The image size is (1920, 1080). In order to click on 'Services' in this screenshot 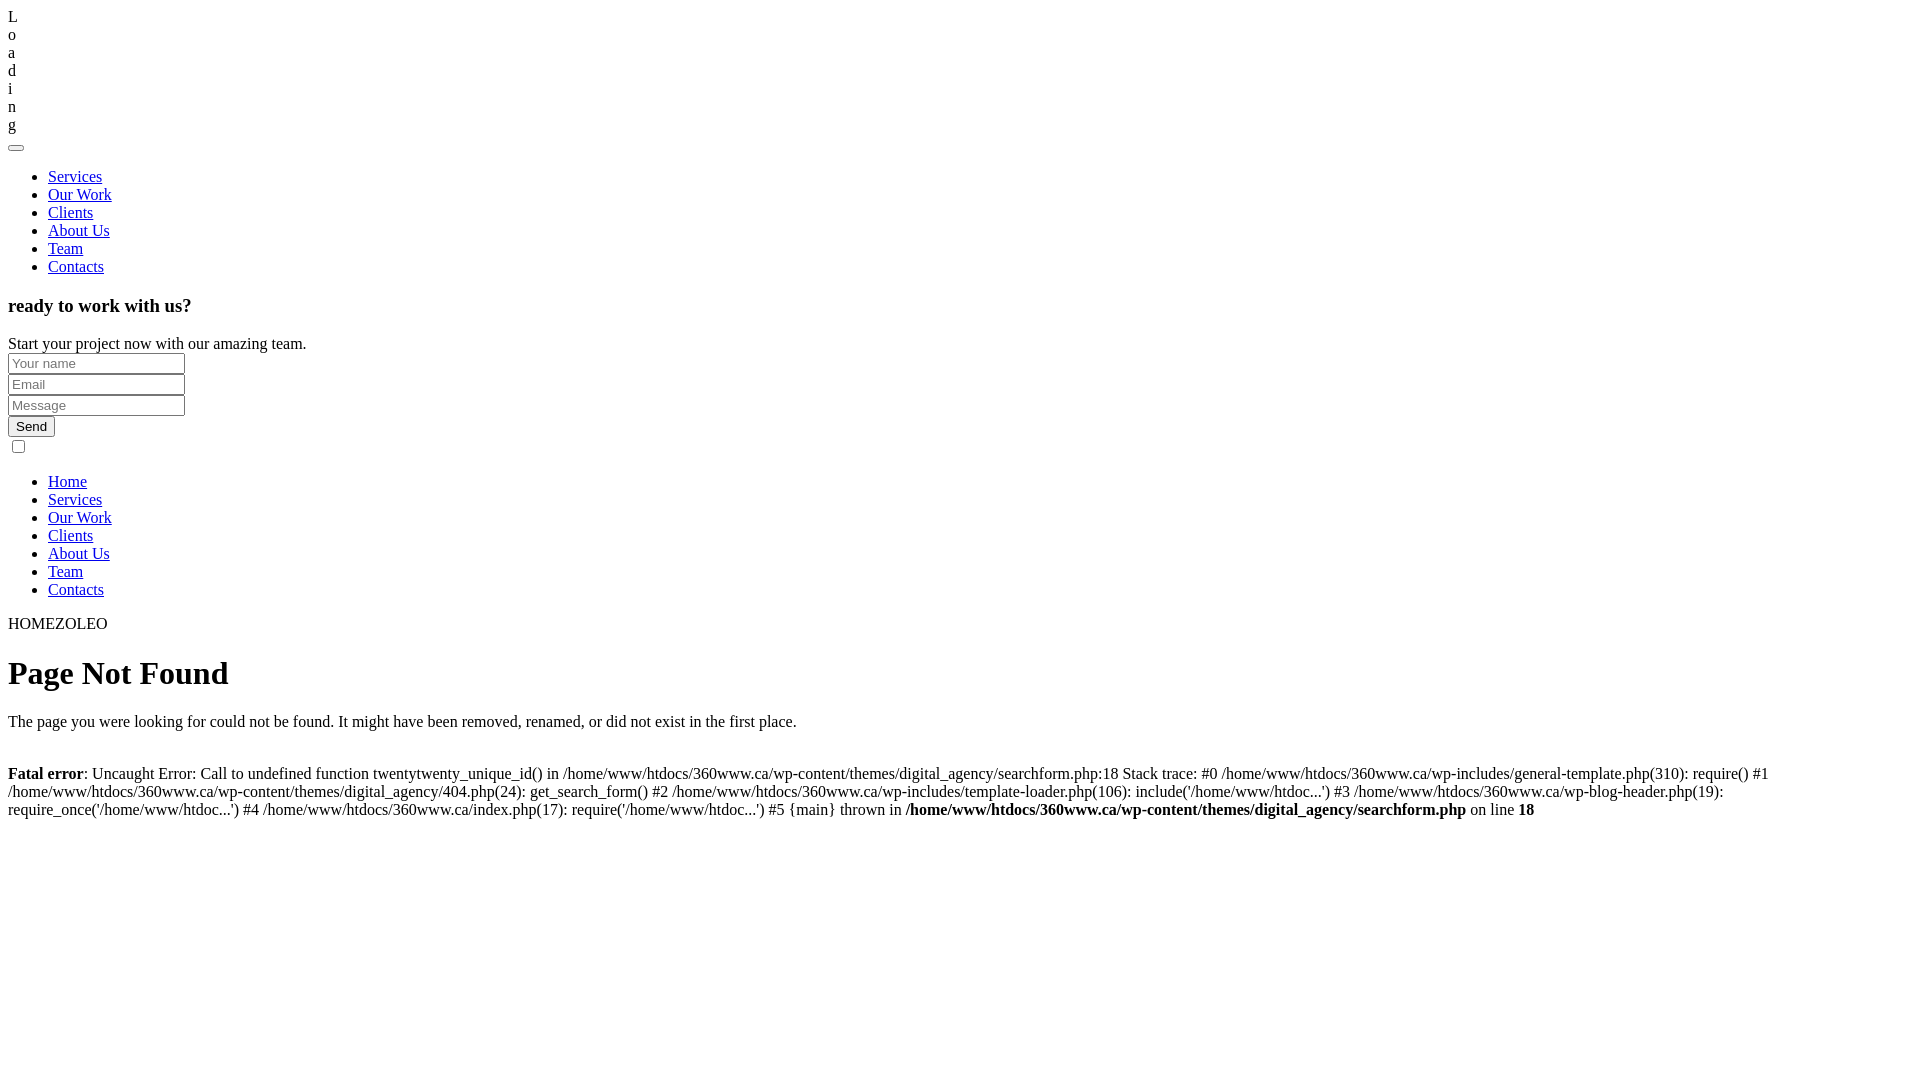, I will do `click(75, 498)`.